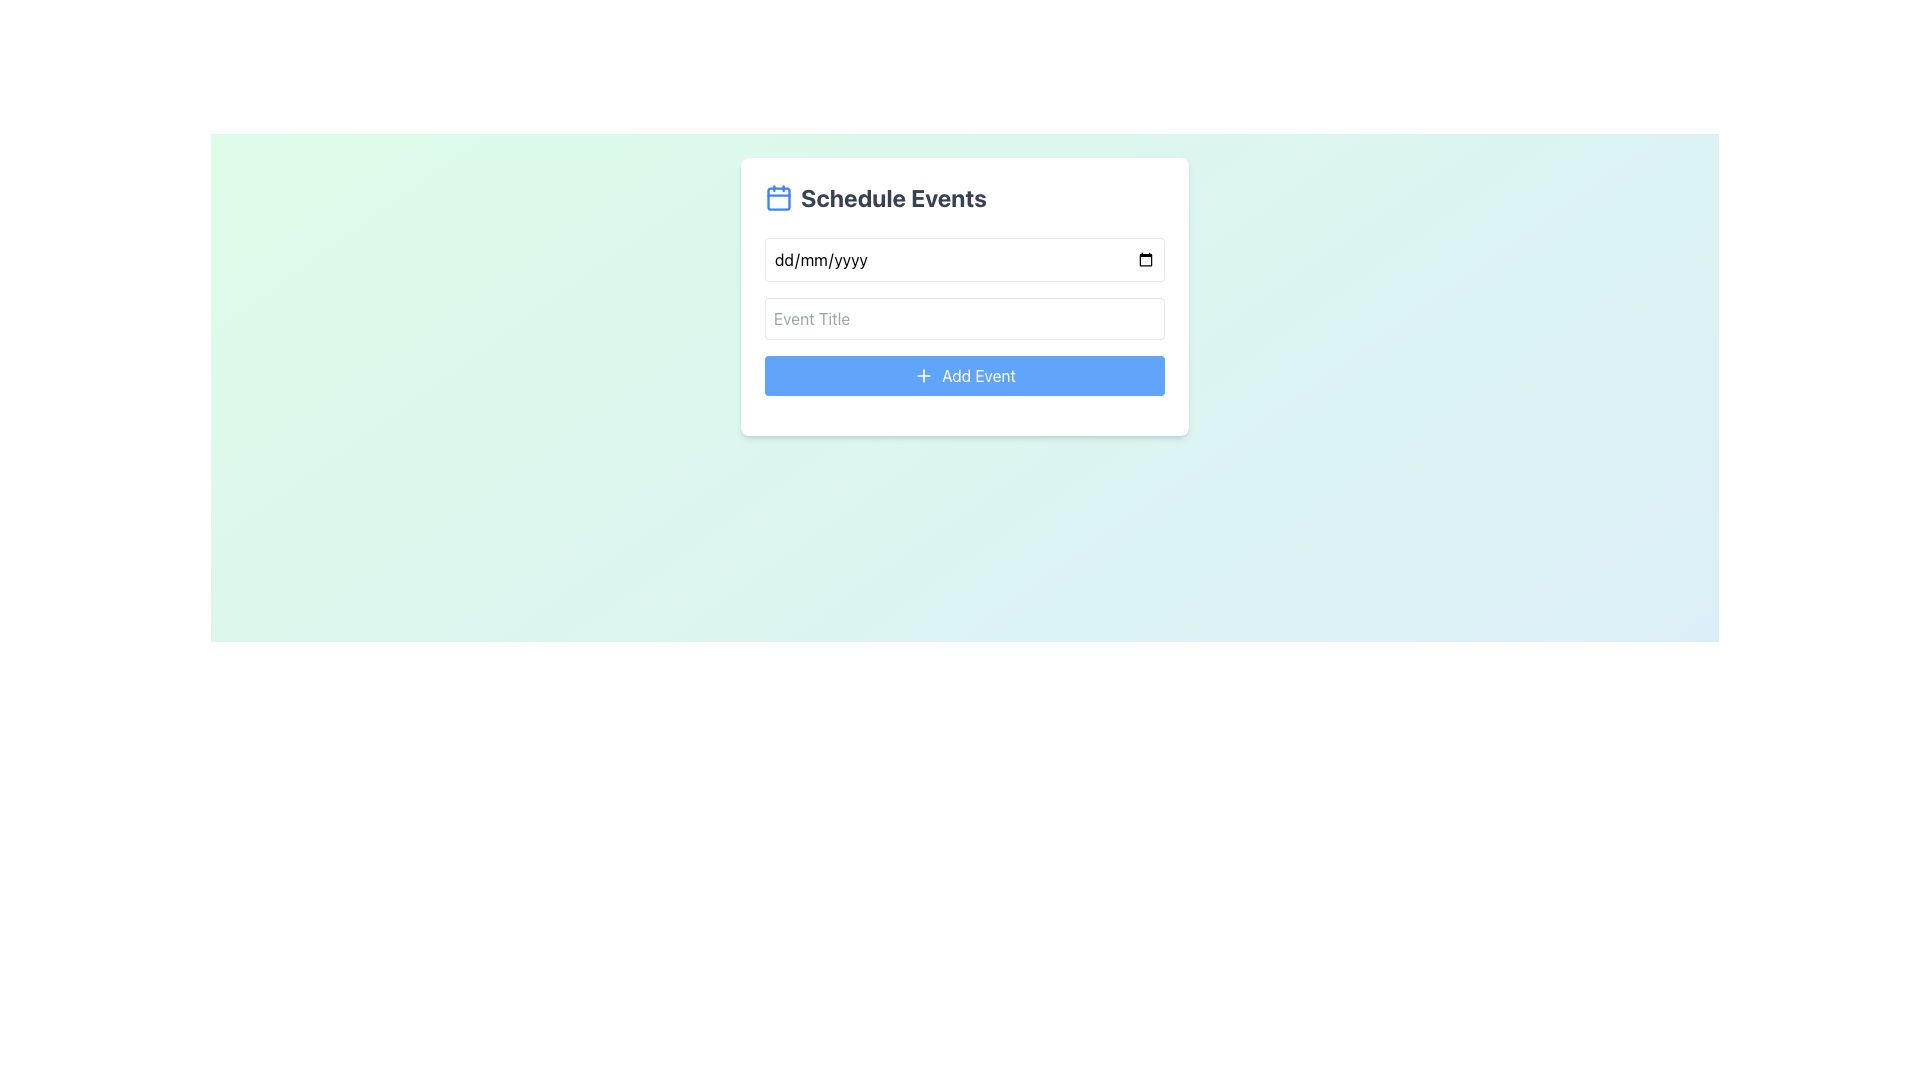  What do you see at coordinates (777, 197) in the screenshot?
I see `the blue outlined calendar icon located to the left of the 'Schedule Events' text` at bounding box center [777, 197].